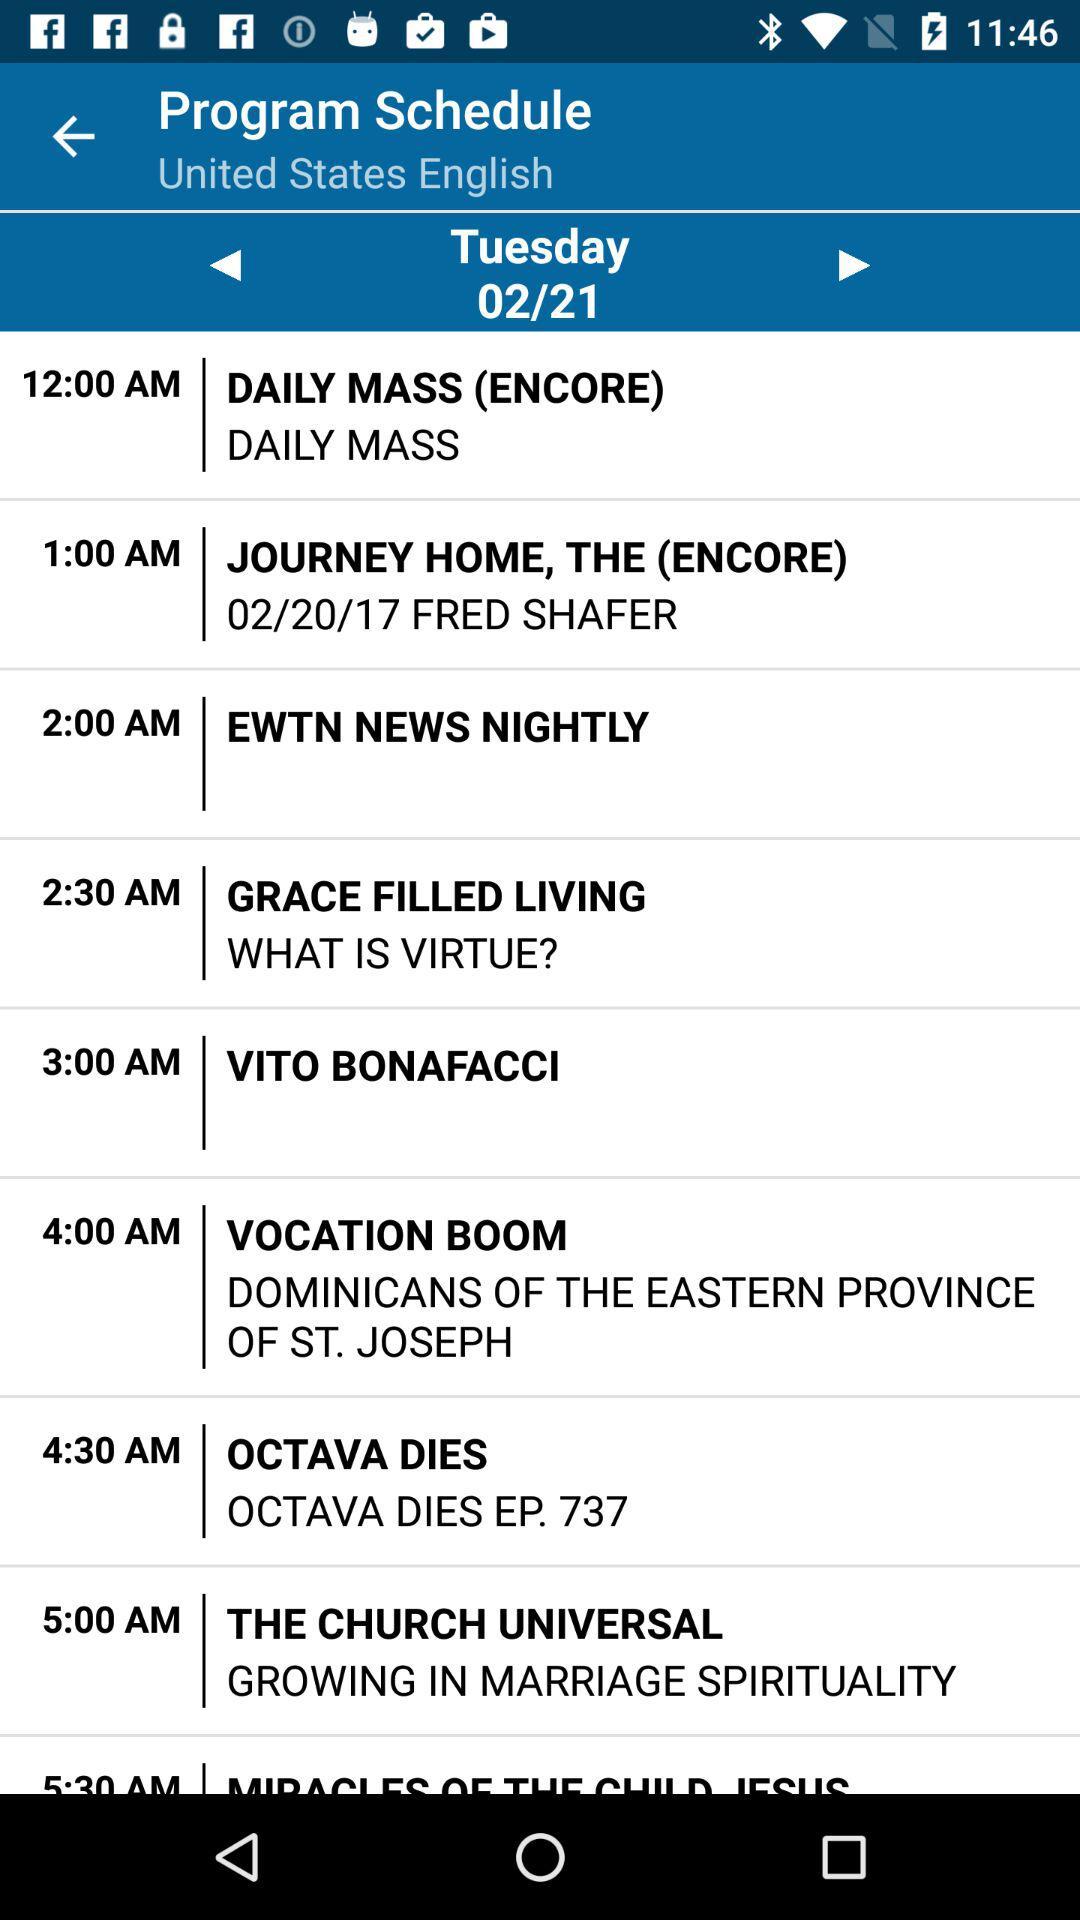  Describe the element at coordinates (224, 264) in the screenshot. I see `the arrow_backward icon` at that location.